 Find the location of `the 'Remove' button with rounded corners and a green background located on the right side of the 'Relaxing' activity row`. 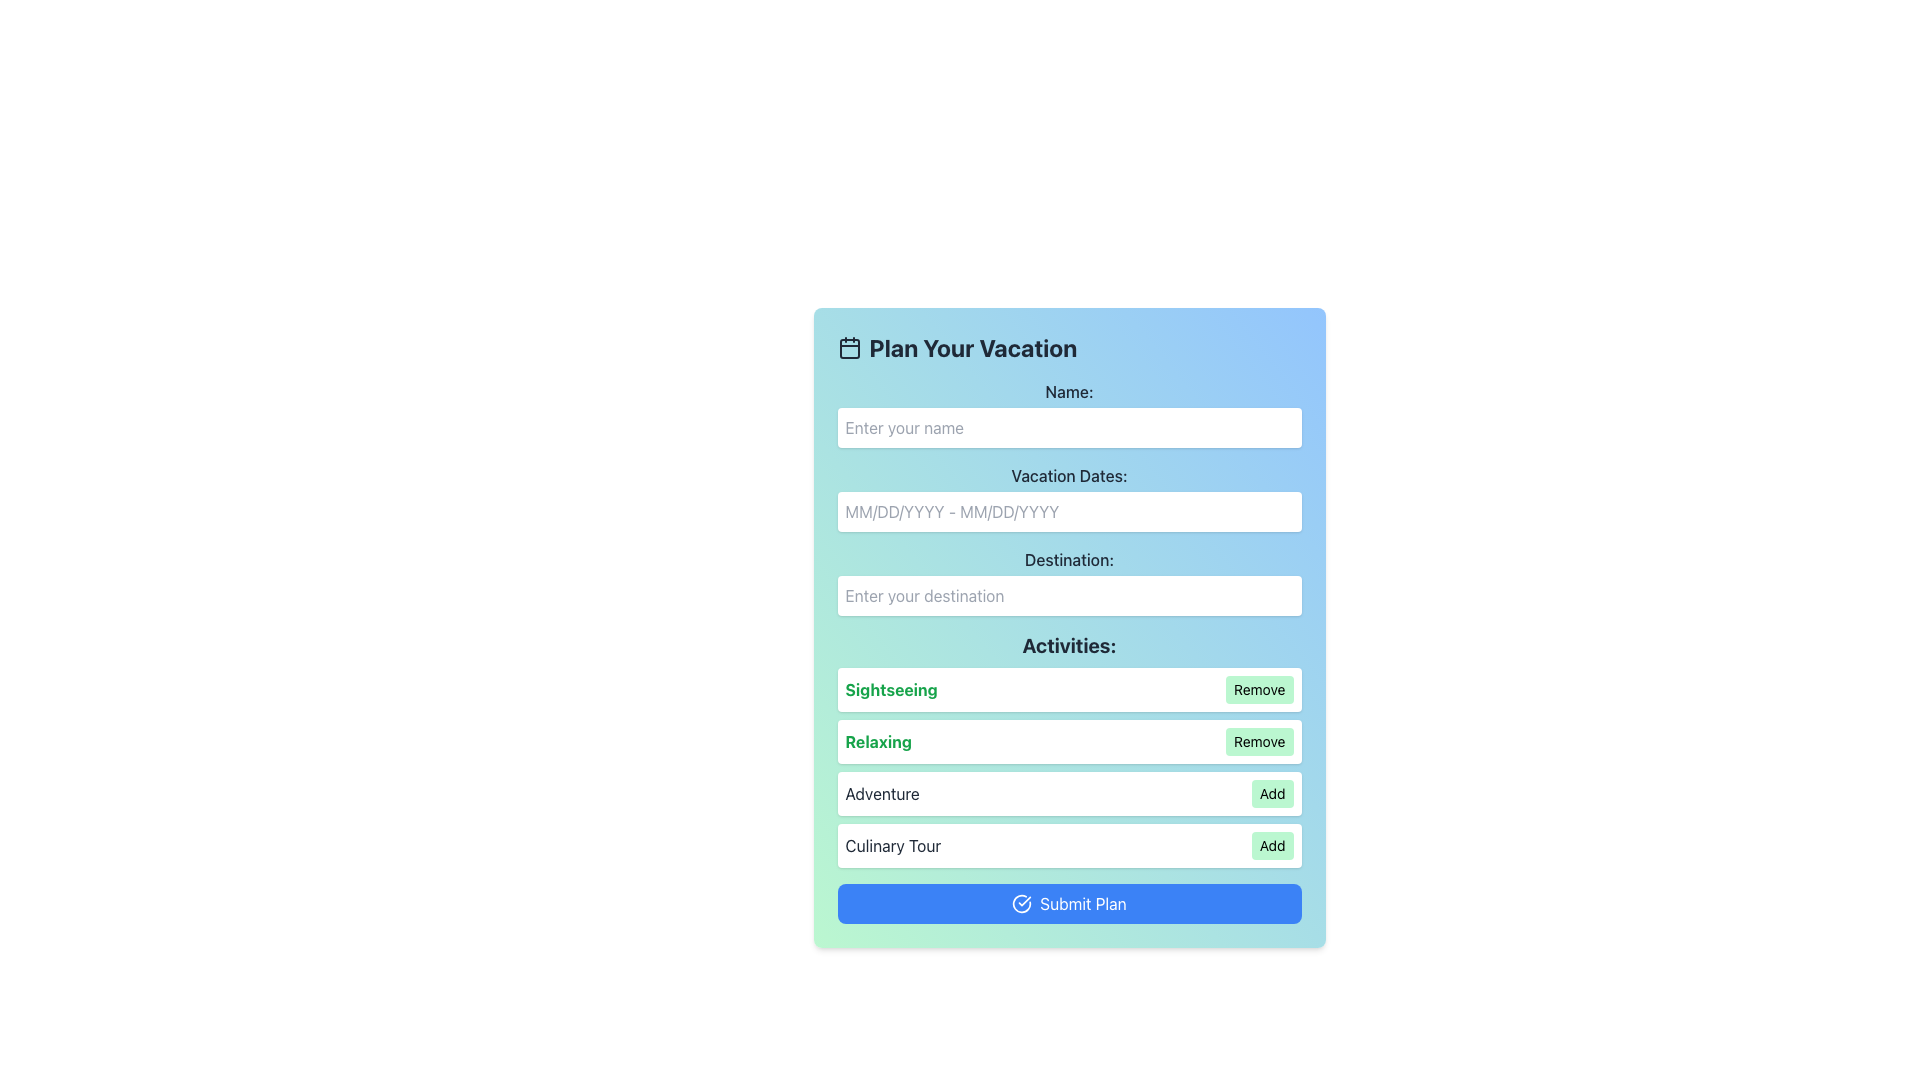

the 'Remove' button with rounded corners and a green background located on the right side of the 'Relaxing' activity row is located at coordinates (1257, 741).